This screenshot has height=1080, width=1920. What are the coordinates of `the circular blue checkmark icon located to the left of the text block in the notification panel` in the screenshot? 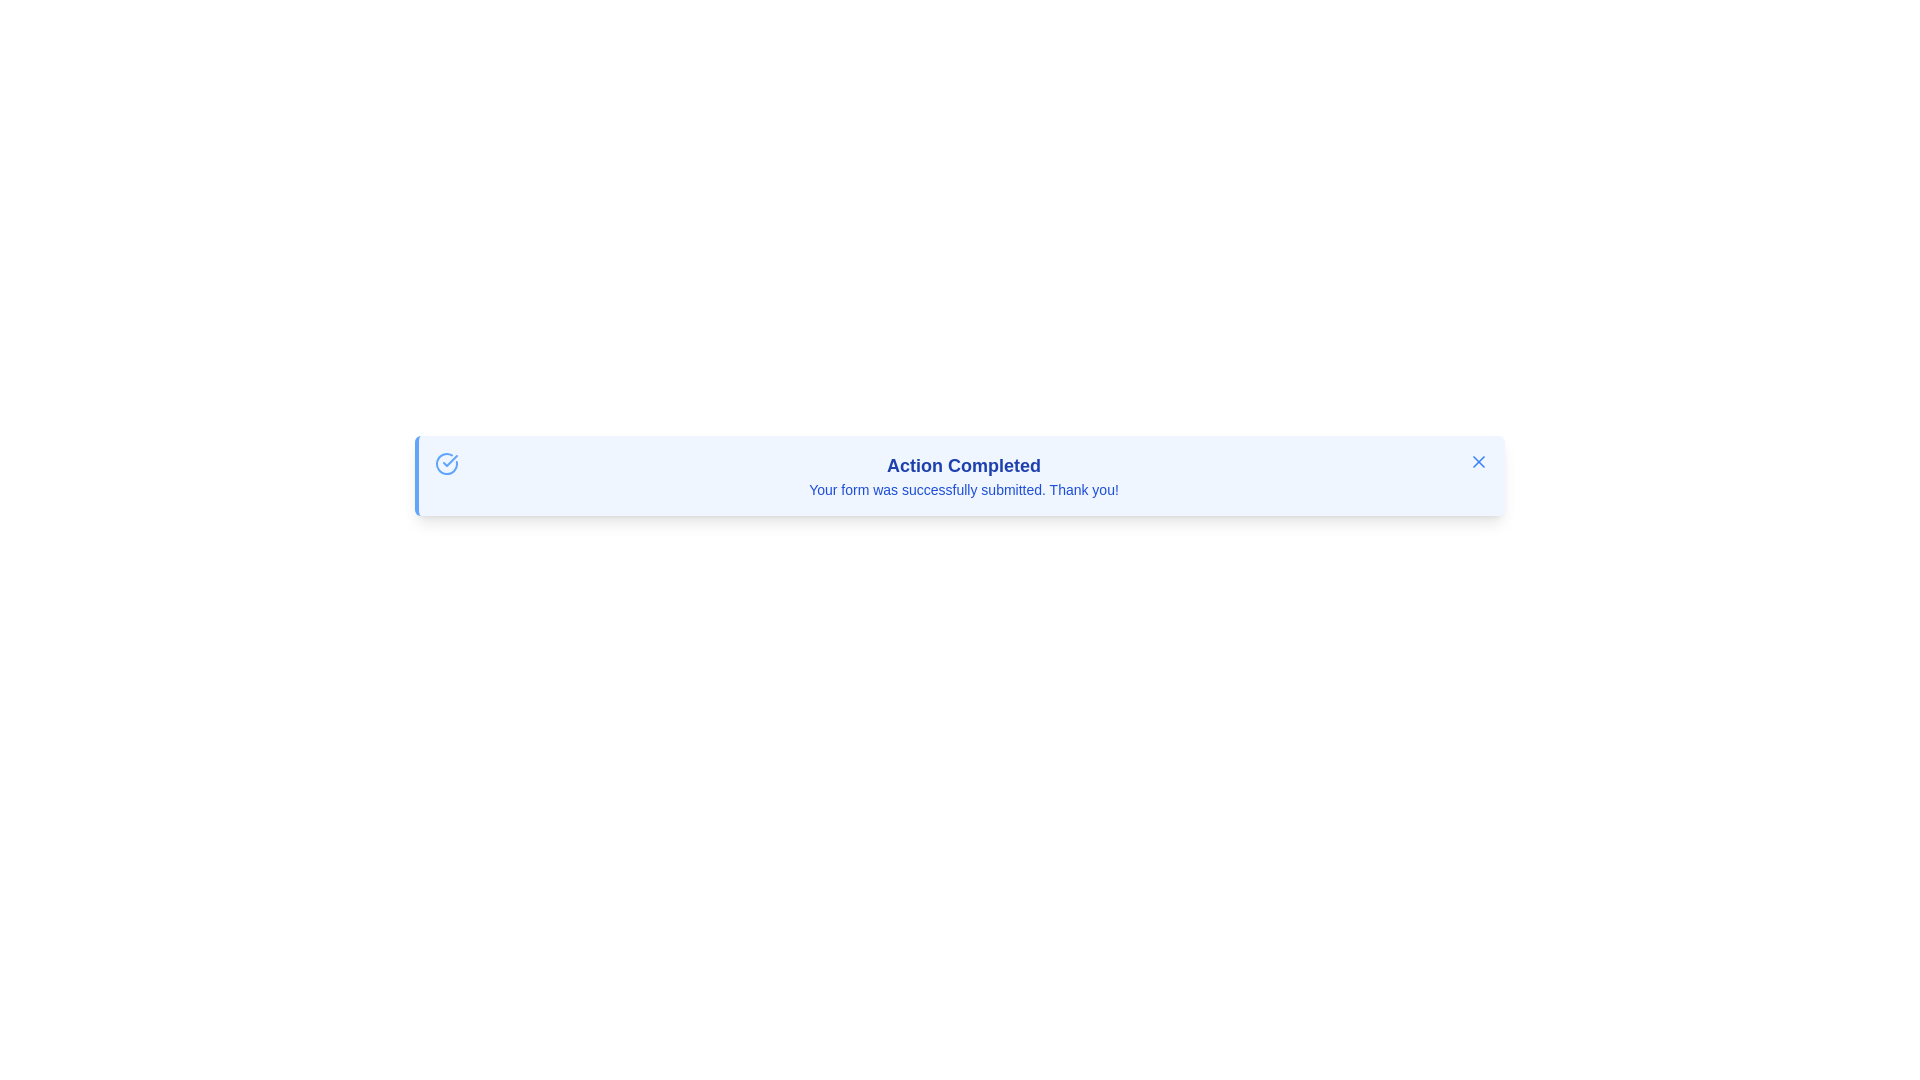 It's located at (445, 463).